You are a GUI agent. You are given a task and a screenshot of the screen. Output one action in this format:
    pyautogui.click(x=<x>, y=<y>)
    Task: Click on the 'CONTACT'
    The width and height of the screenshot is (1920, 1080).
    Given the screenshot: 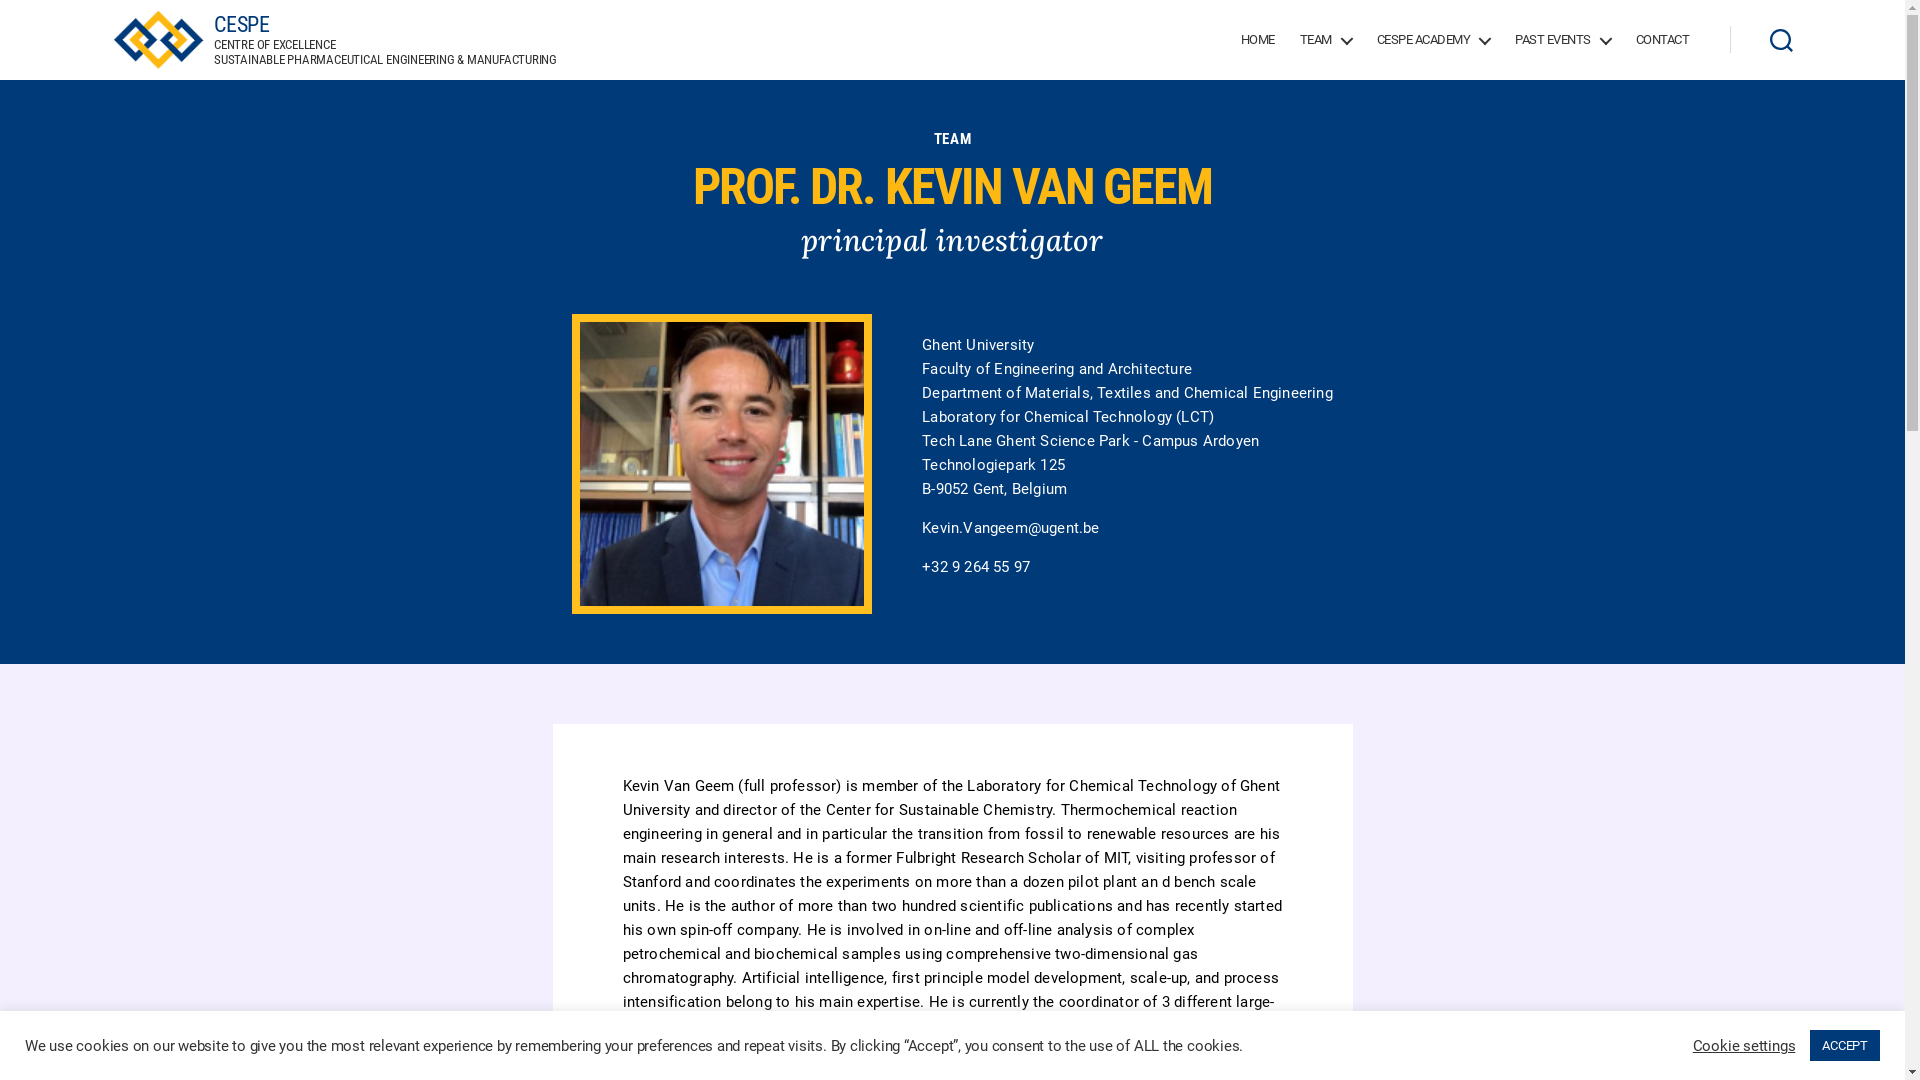 What is the action you would take?
    pyautogui.click(x=1662, y=39)
    